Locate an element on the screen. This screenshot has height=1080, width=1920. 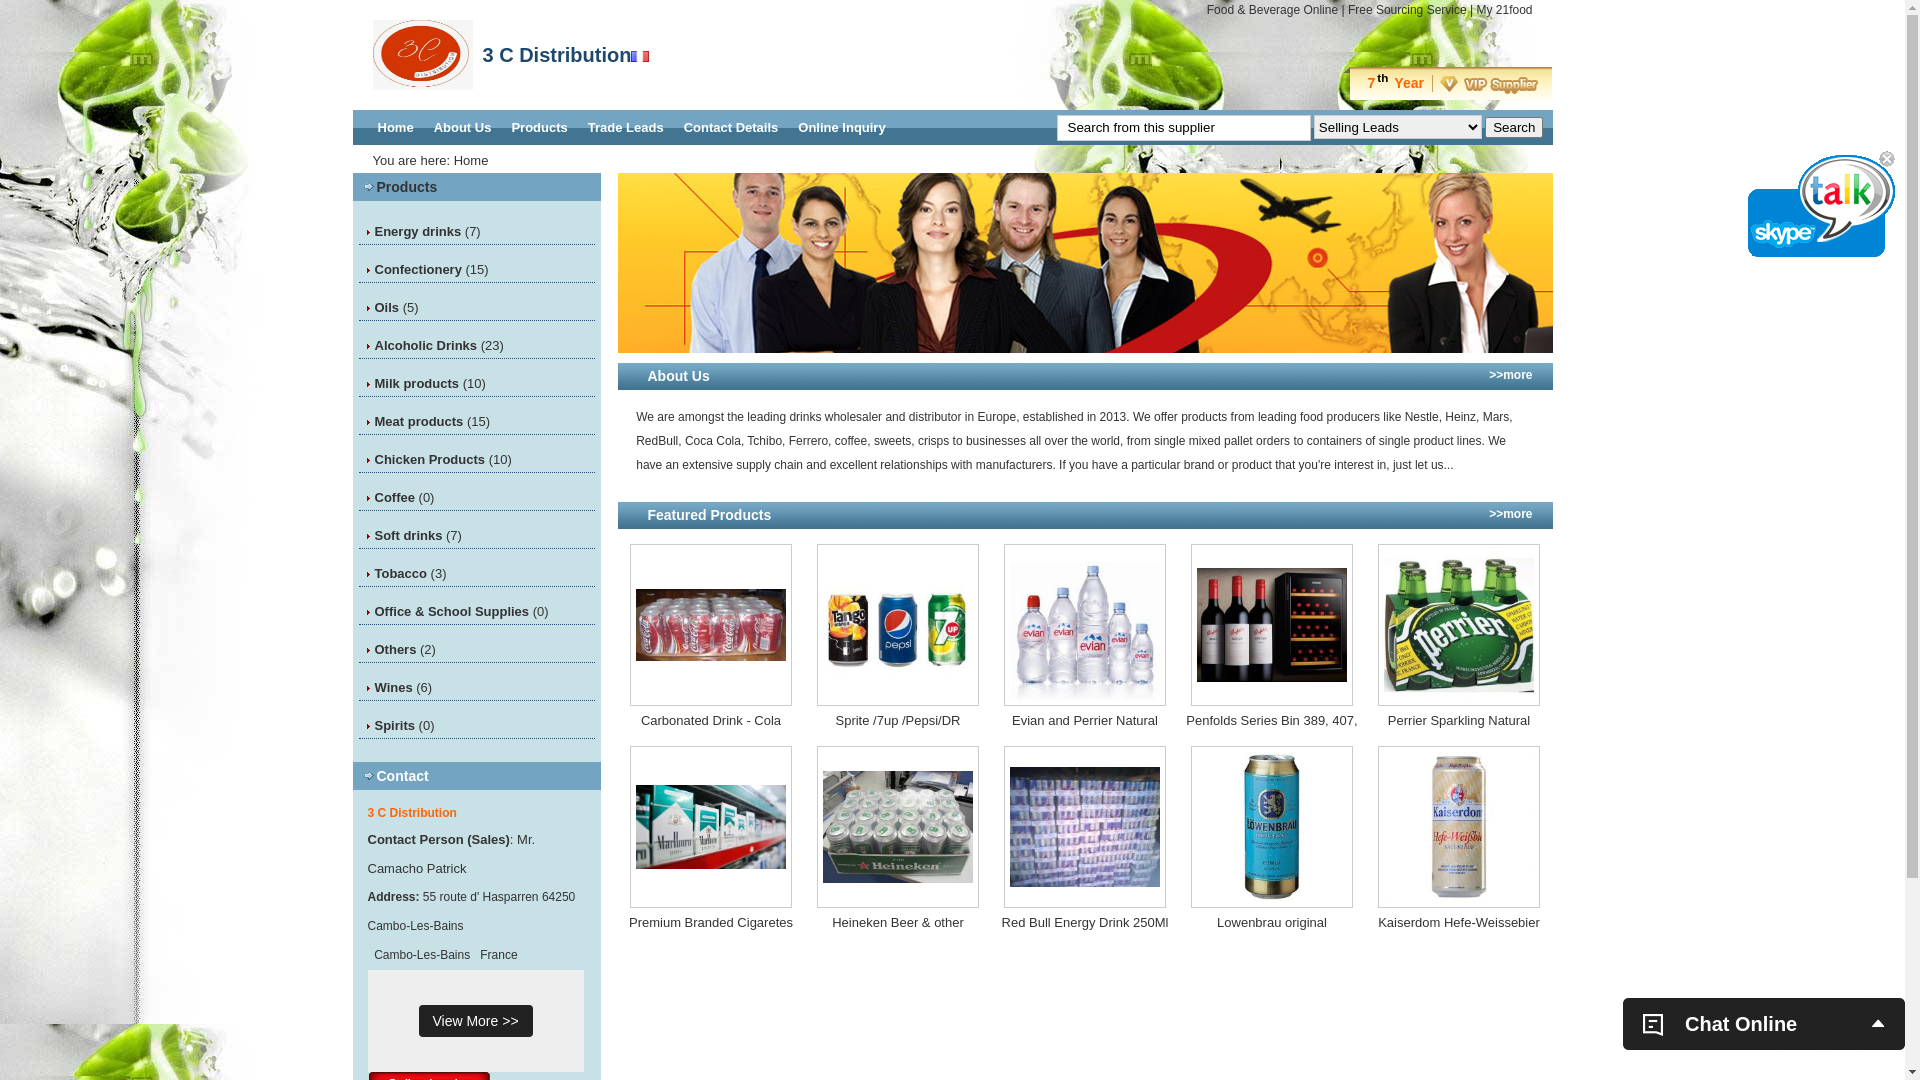
'7thYear' is located at coordinates (1448, 82).